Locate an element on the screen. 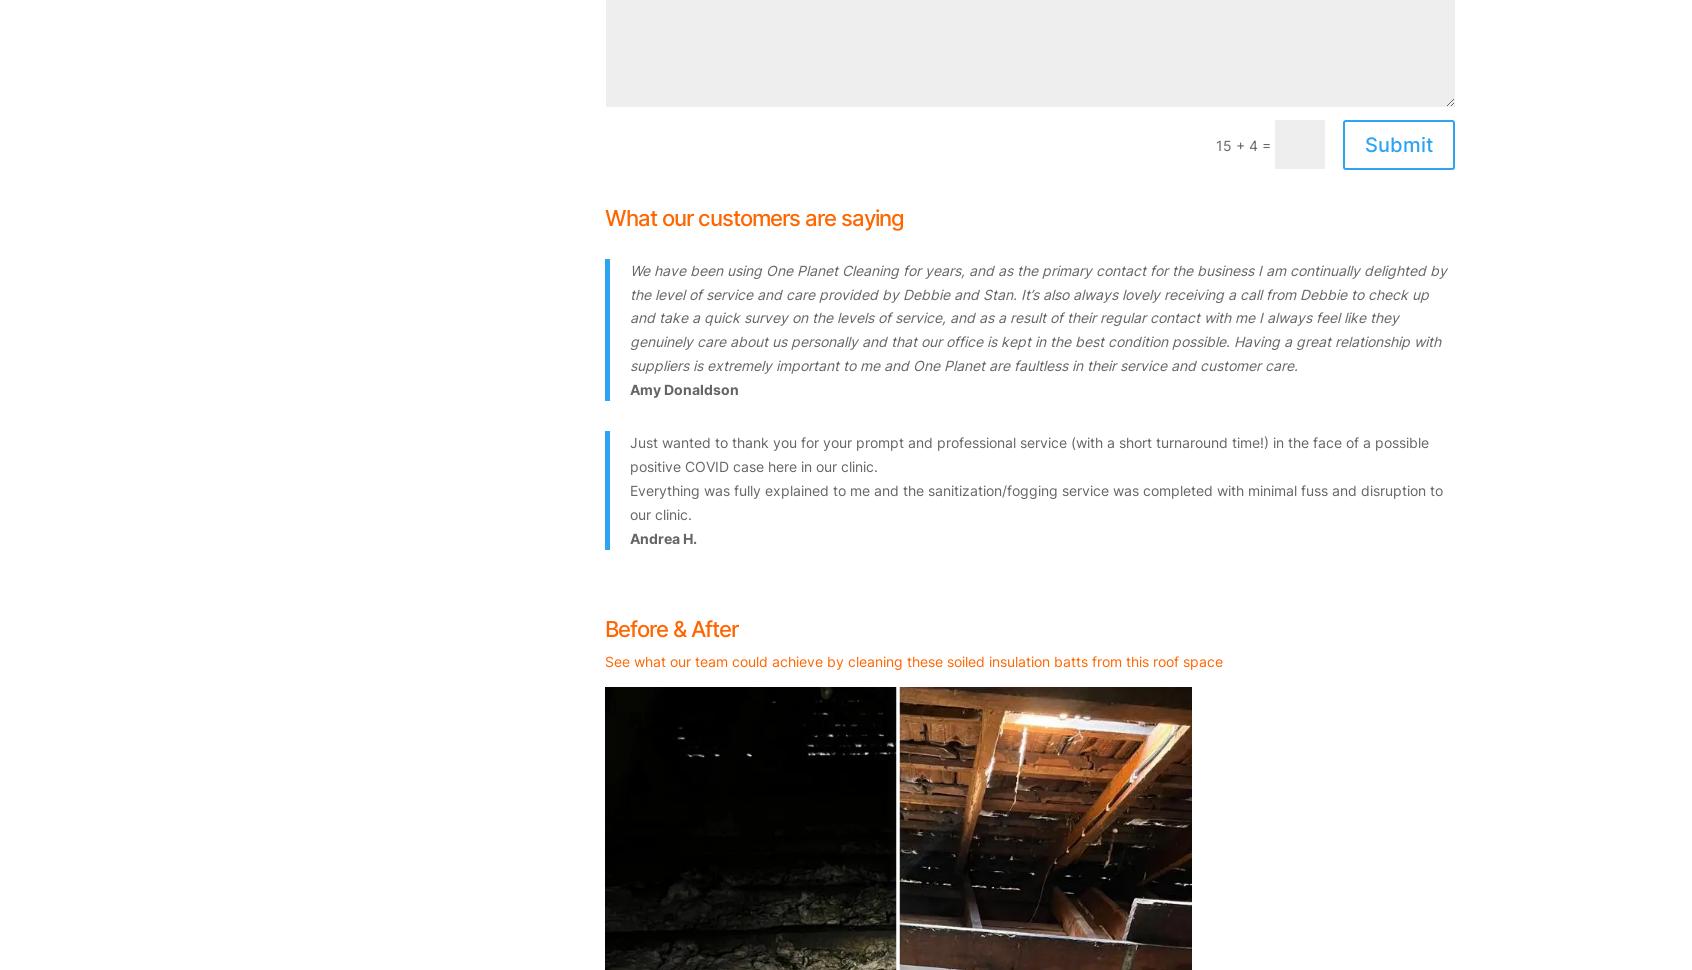 The image size is (1692, 970). 'Amy Donaldson' is located at coordinates (684, 388).